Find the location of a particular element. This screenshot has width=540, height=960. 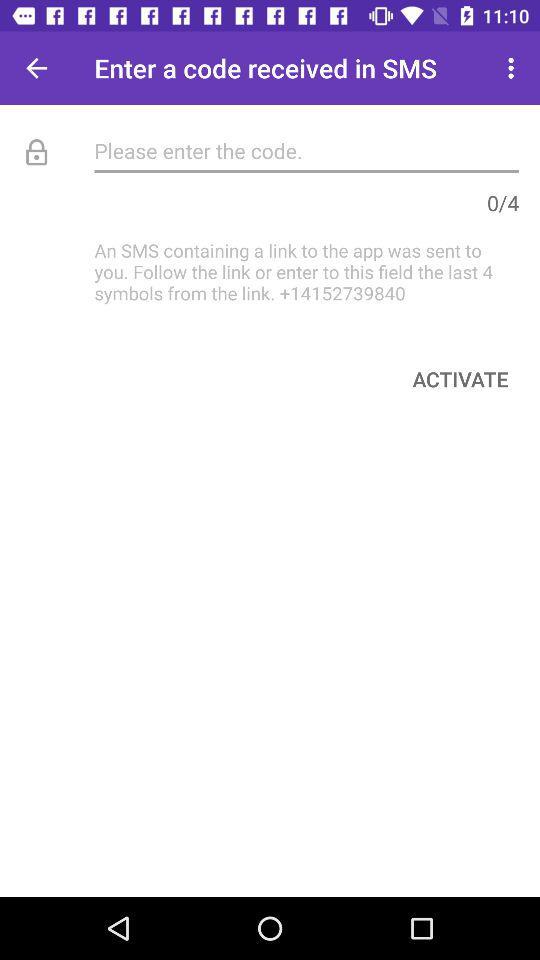

item to the left of enter a code is located at coordinates (36, 68).